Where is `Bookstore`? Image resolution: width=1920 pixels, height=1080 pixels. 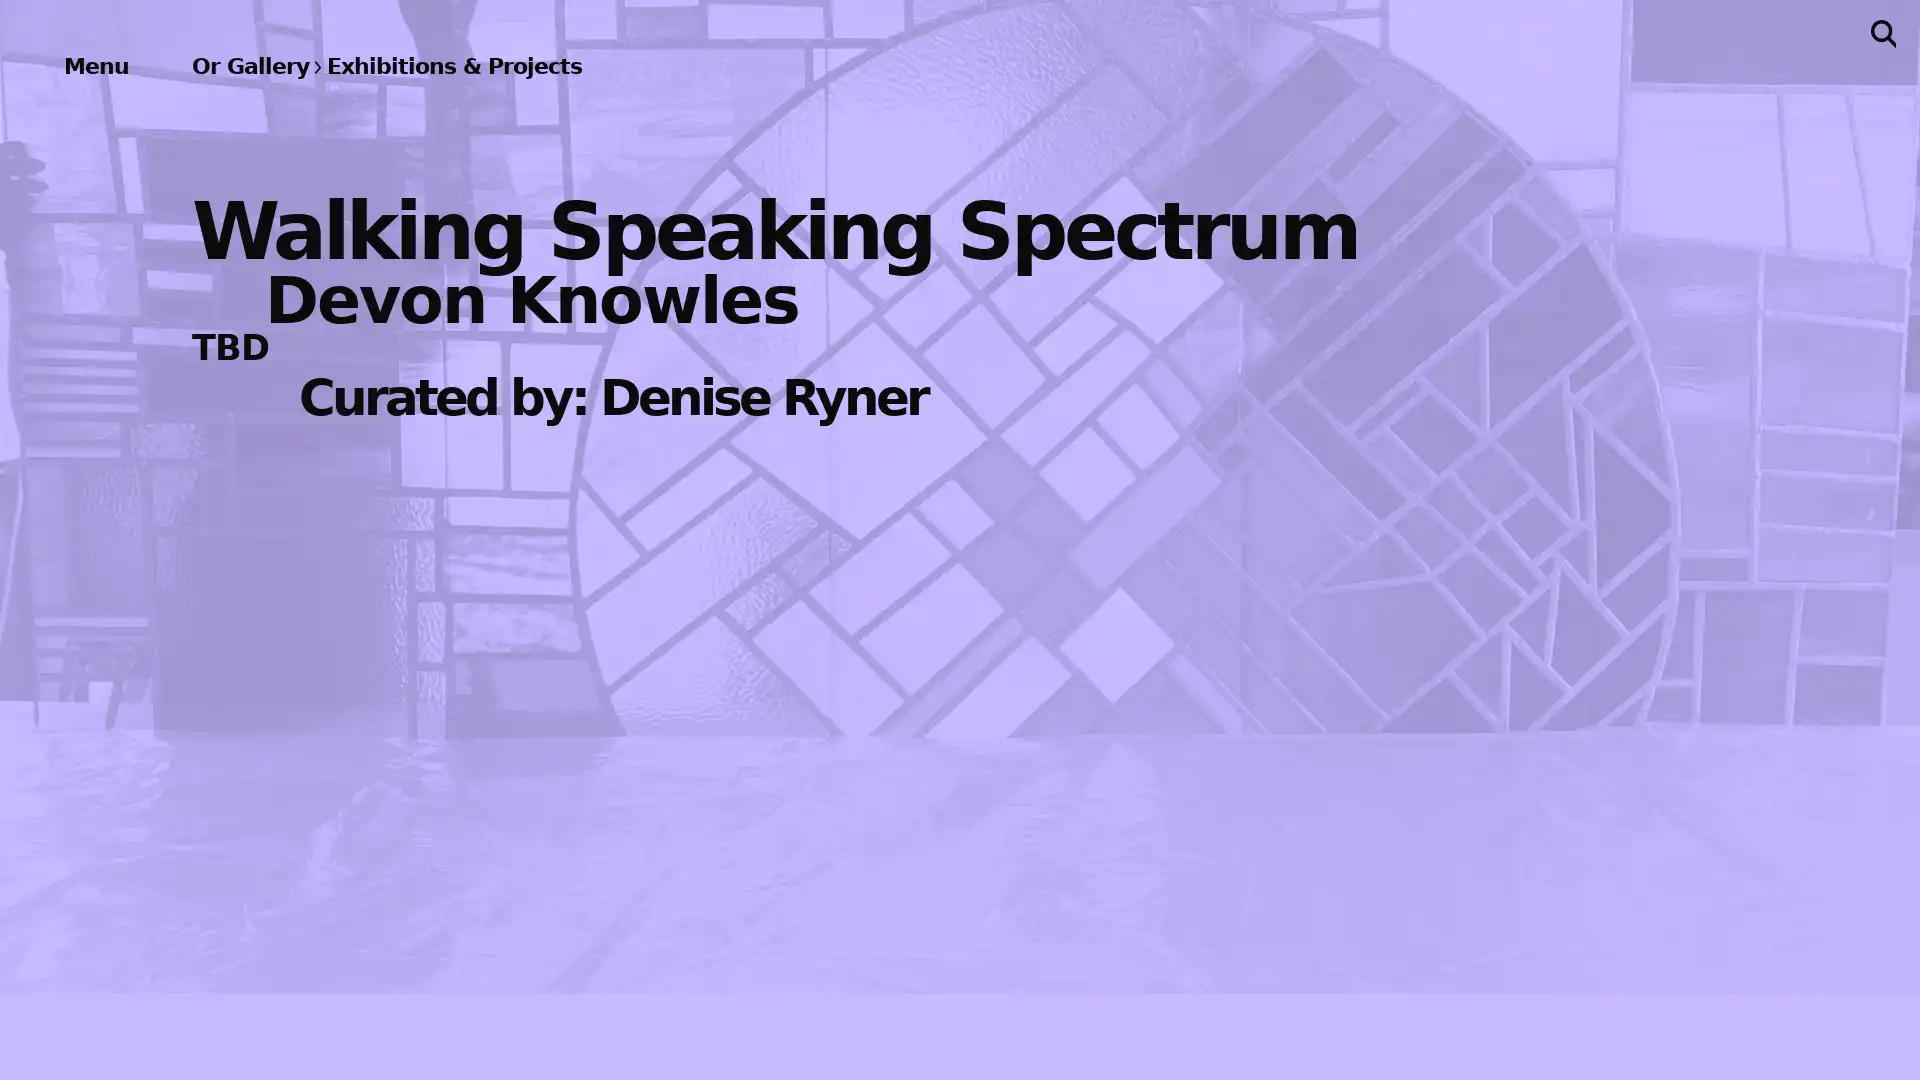 Bookstore is located at coordinates (434, 564).